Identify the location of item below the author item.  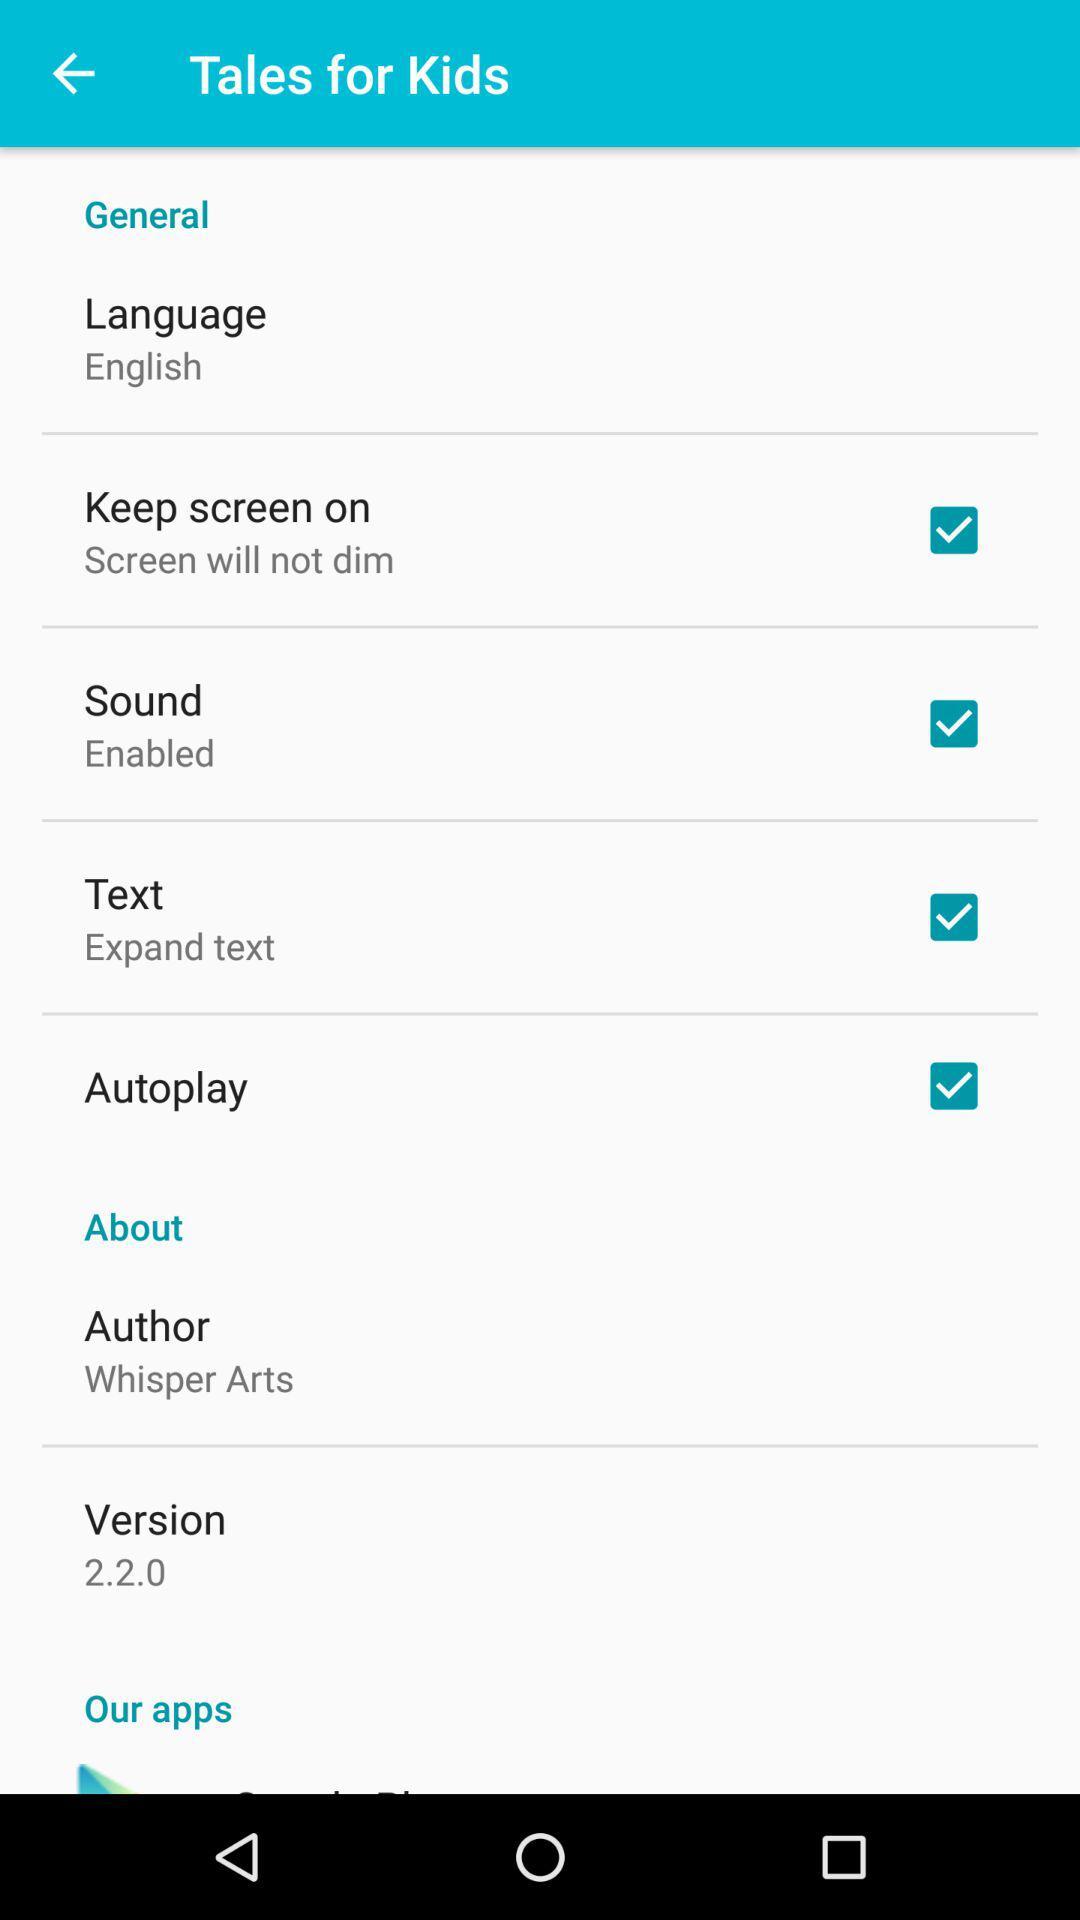
(189, 1376).